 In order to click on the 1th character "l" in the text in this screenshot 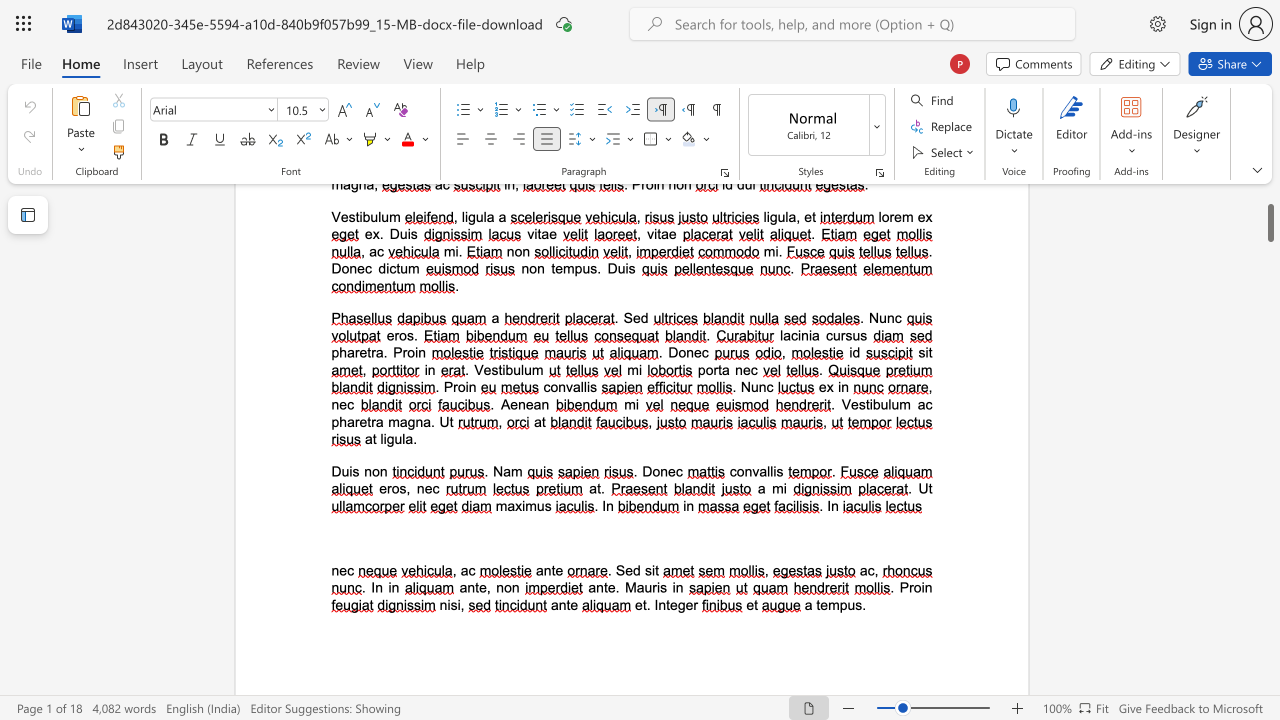, I will do `click(767, 471)`.